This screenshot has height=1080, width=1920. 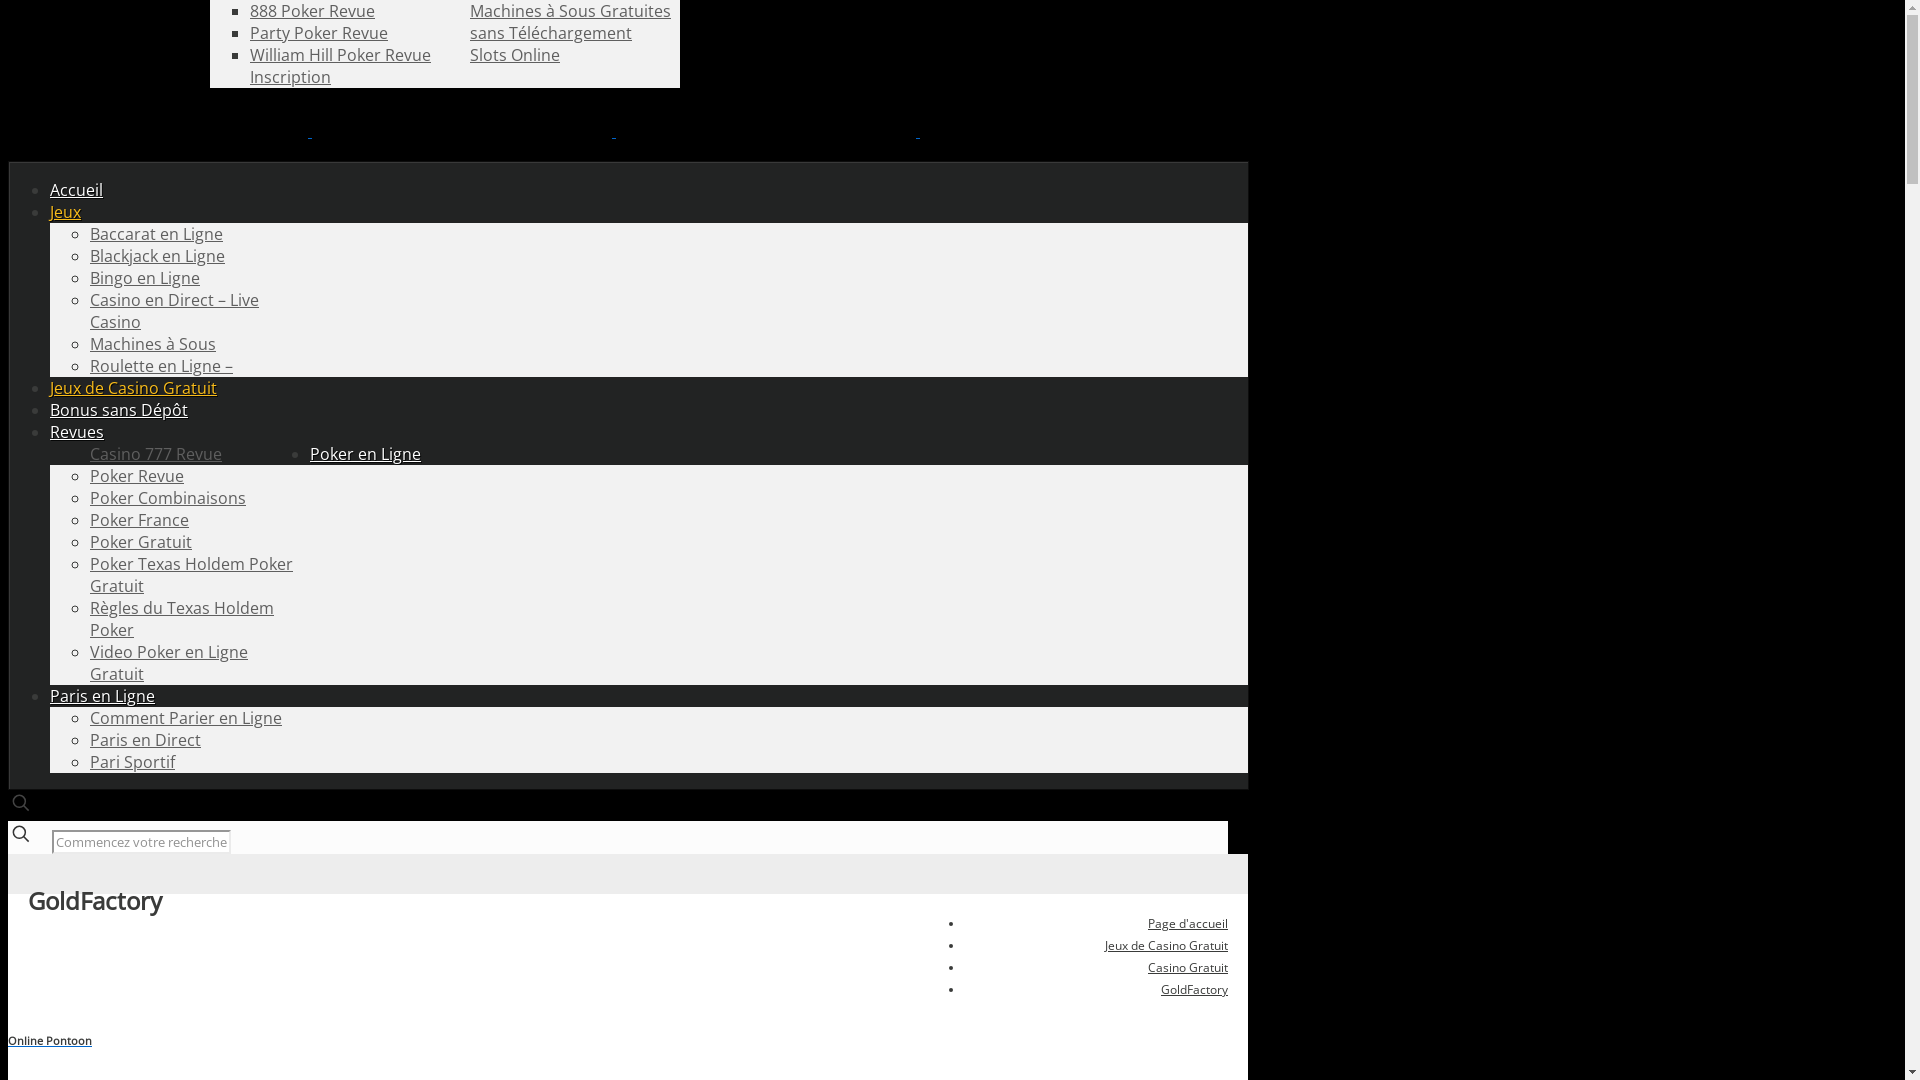 I want to click on 'GoldFactory', so click(x=1194, y=988).